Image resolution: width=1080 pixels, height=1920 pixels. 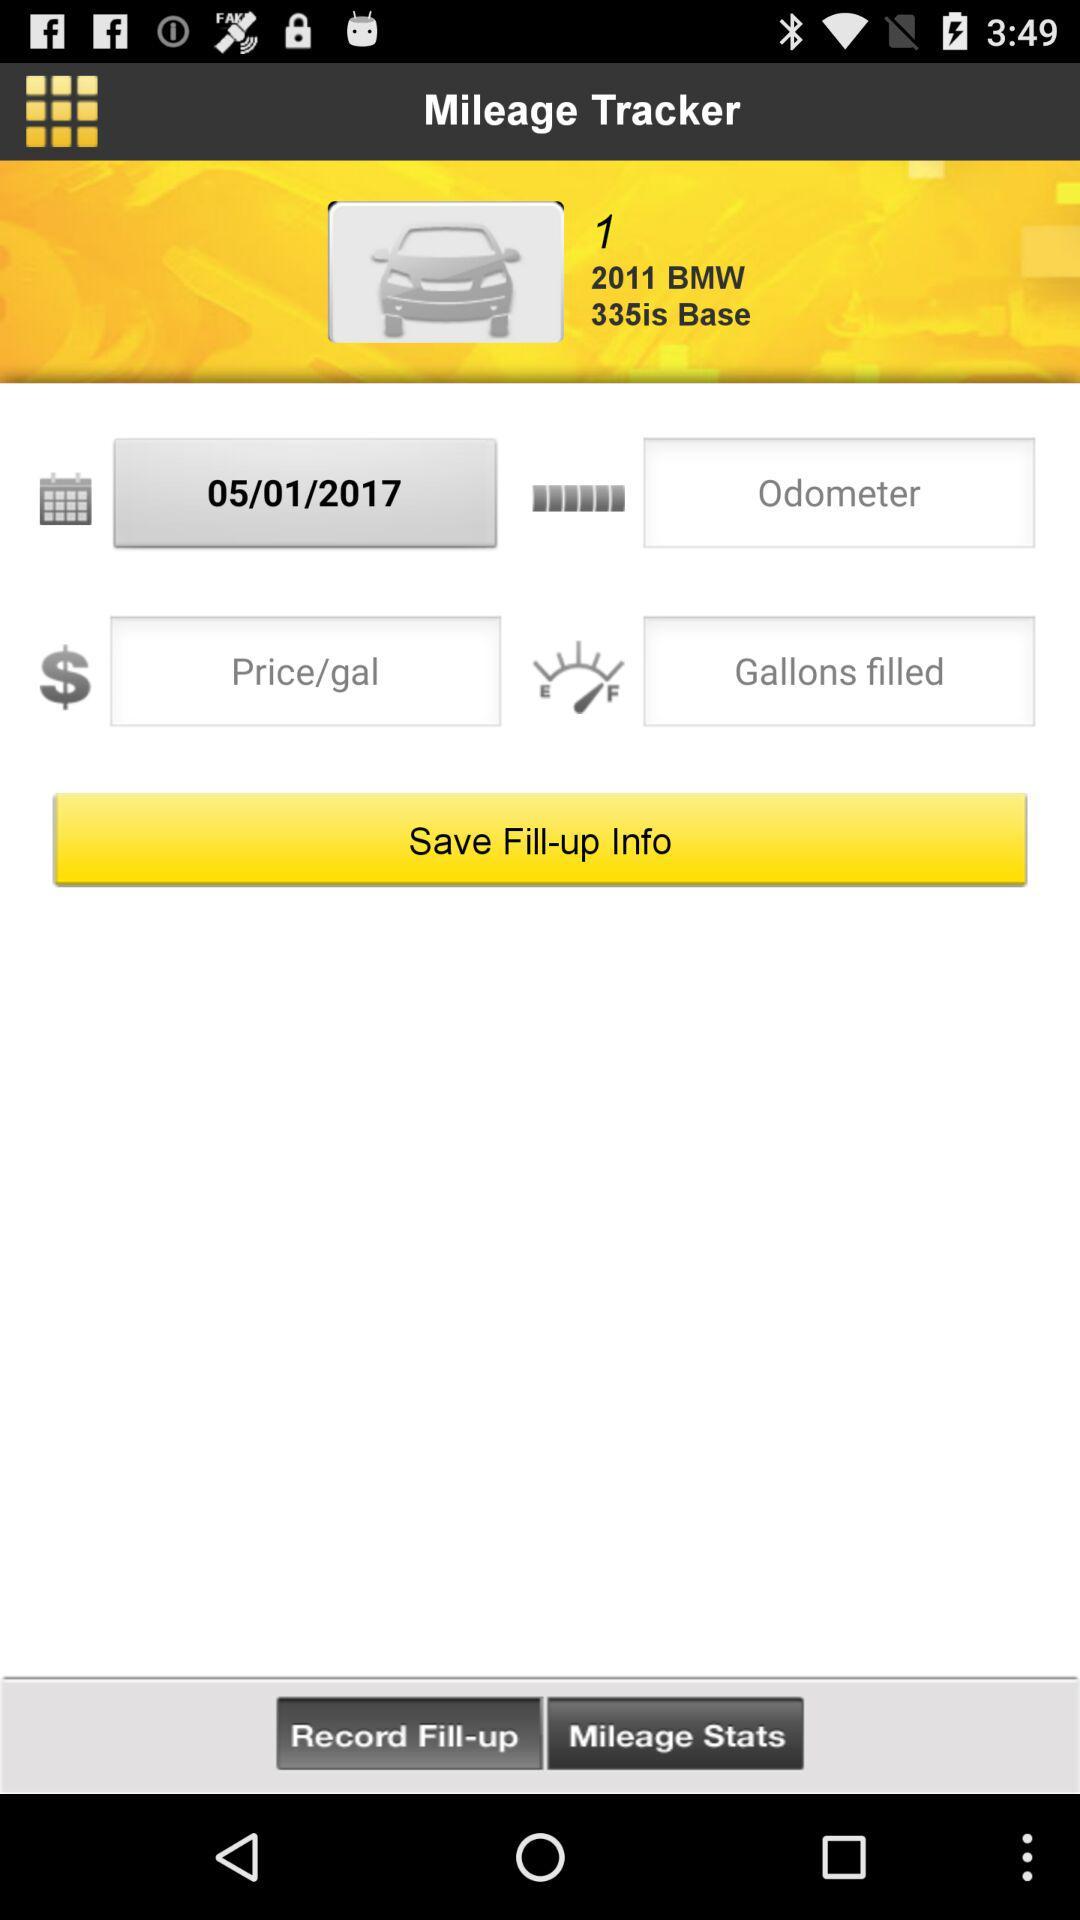 I want to click on store data, so click(x=408, y=1733).